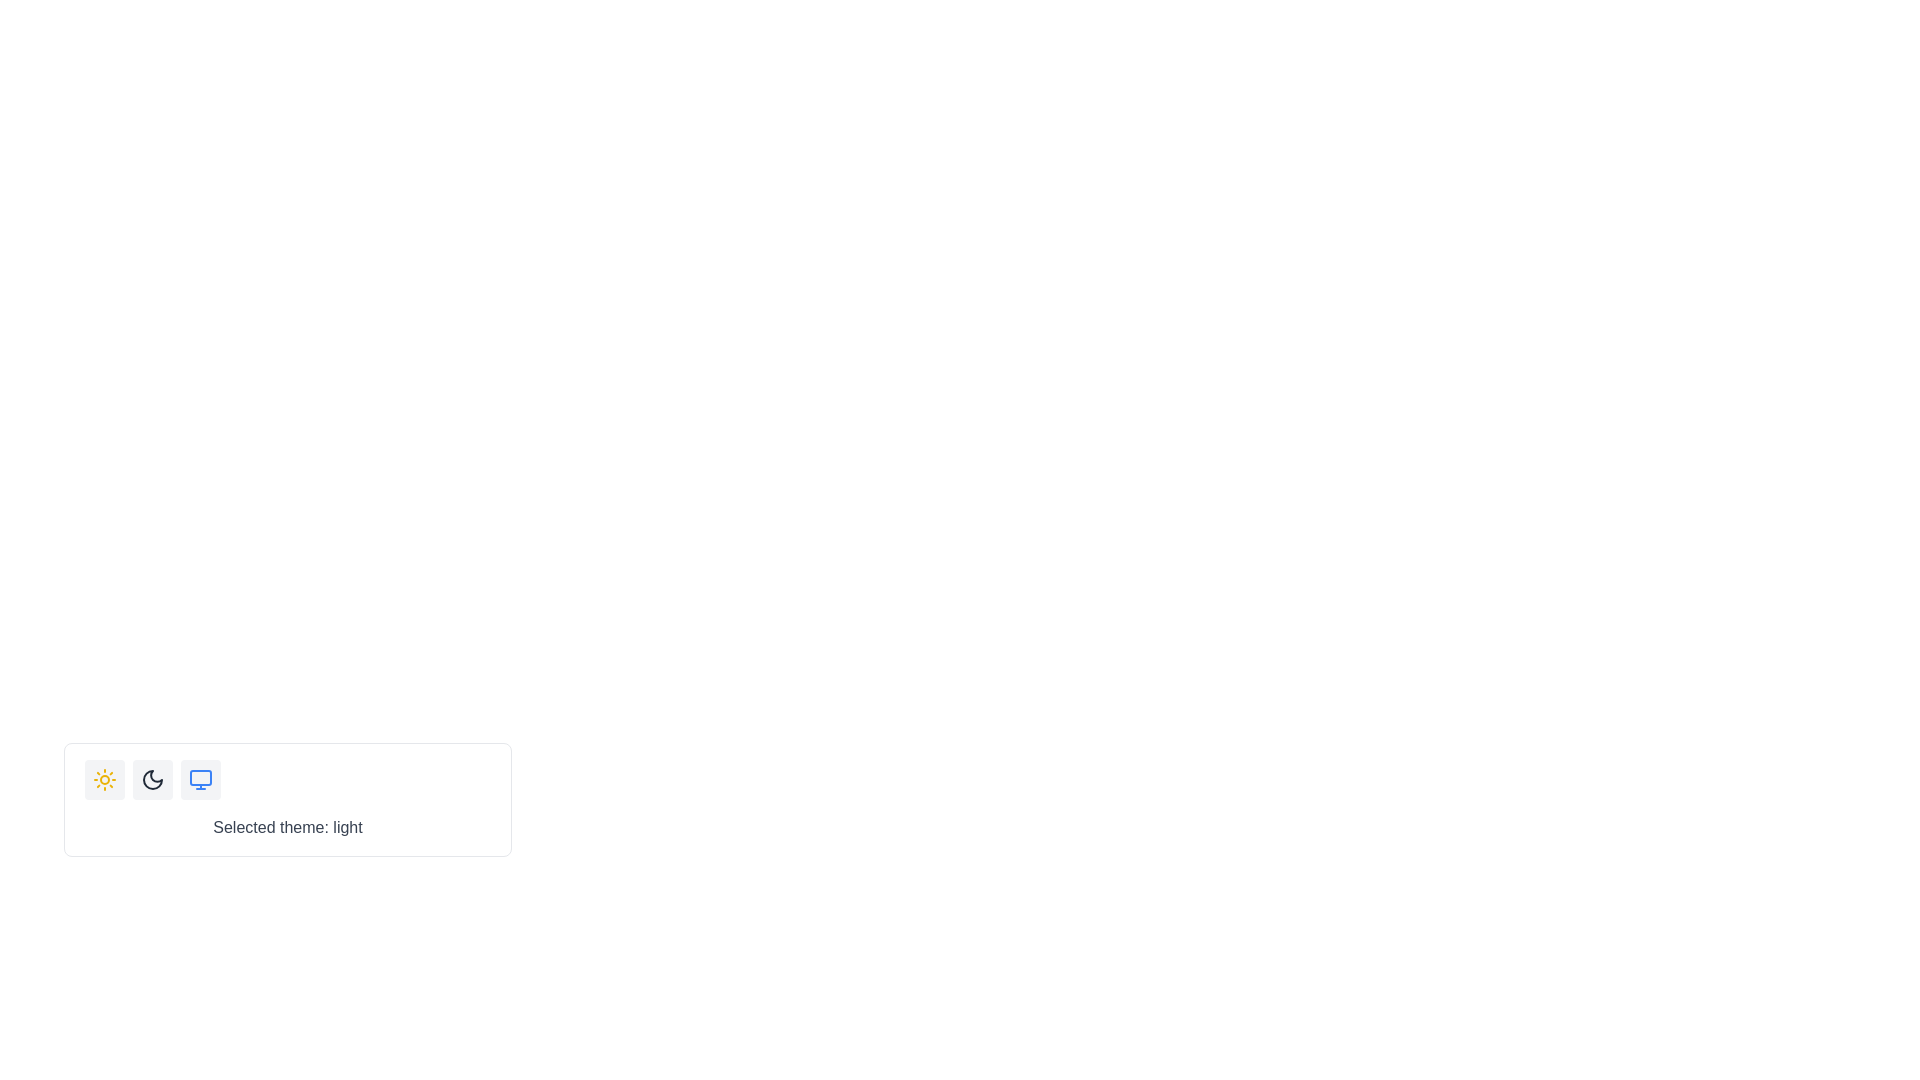 The image size is (1920, 1080). What do you see at coordinates (104, 778) in the screenshot?
I see `the sun icon located at the center of the first button in a horizontal row of buttons to switch the theme` at bounding box center [104, 778].